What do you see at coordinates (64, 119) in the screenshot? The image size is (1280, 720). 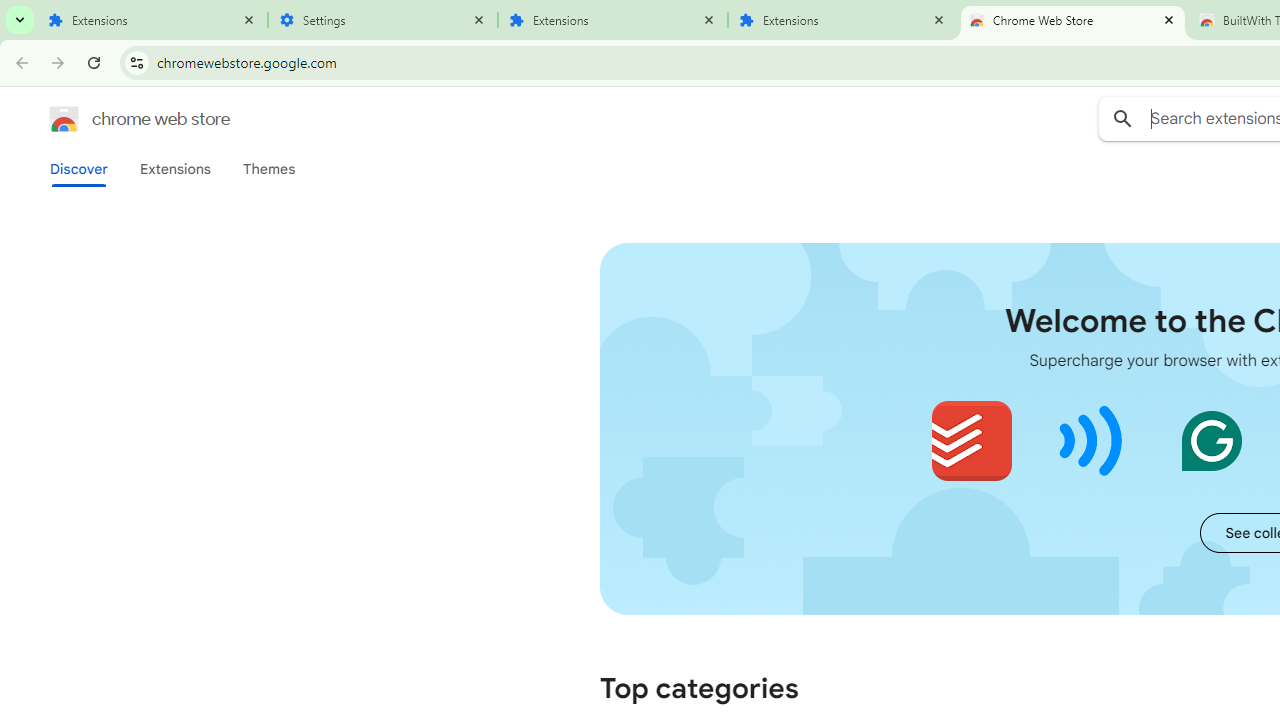 I see `'Chrome Web Store logo'` at bounding box center [64, 119].